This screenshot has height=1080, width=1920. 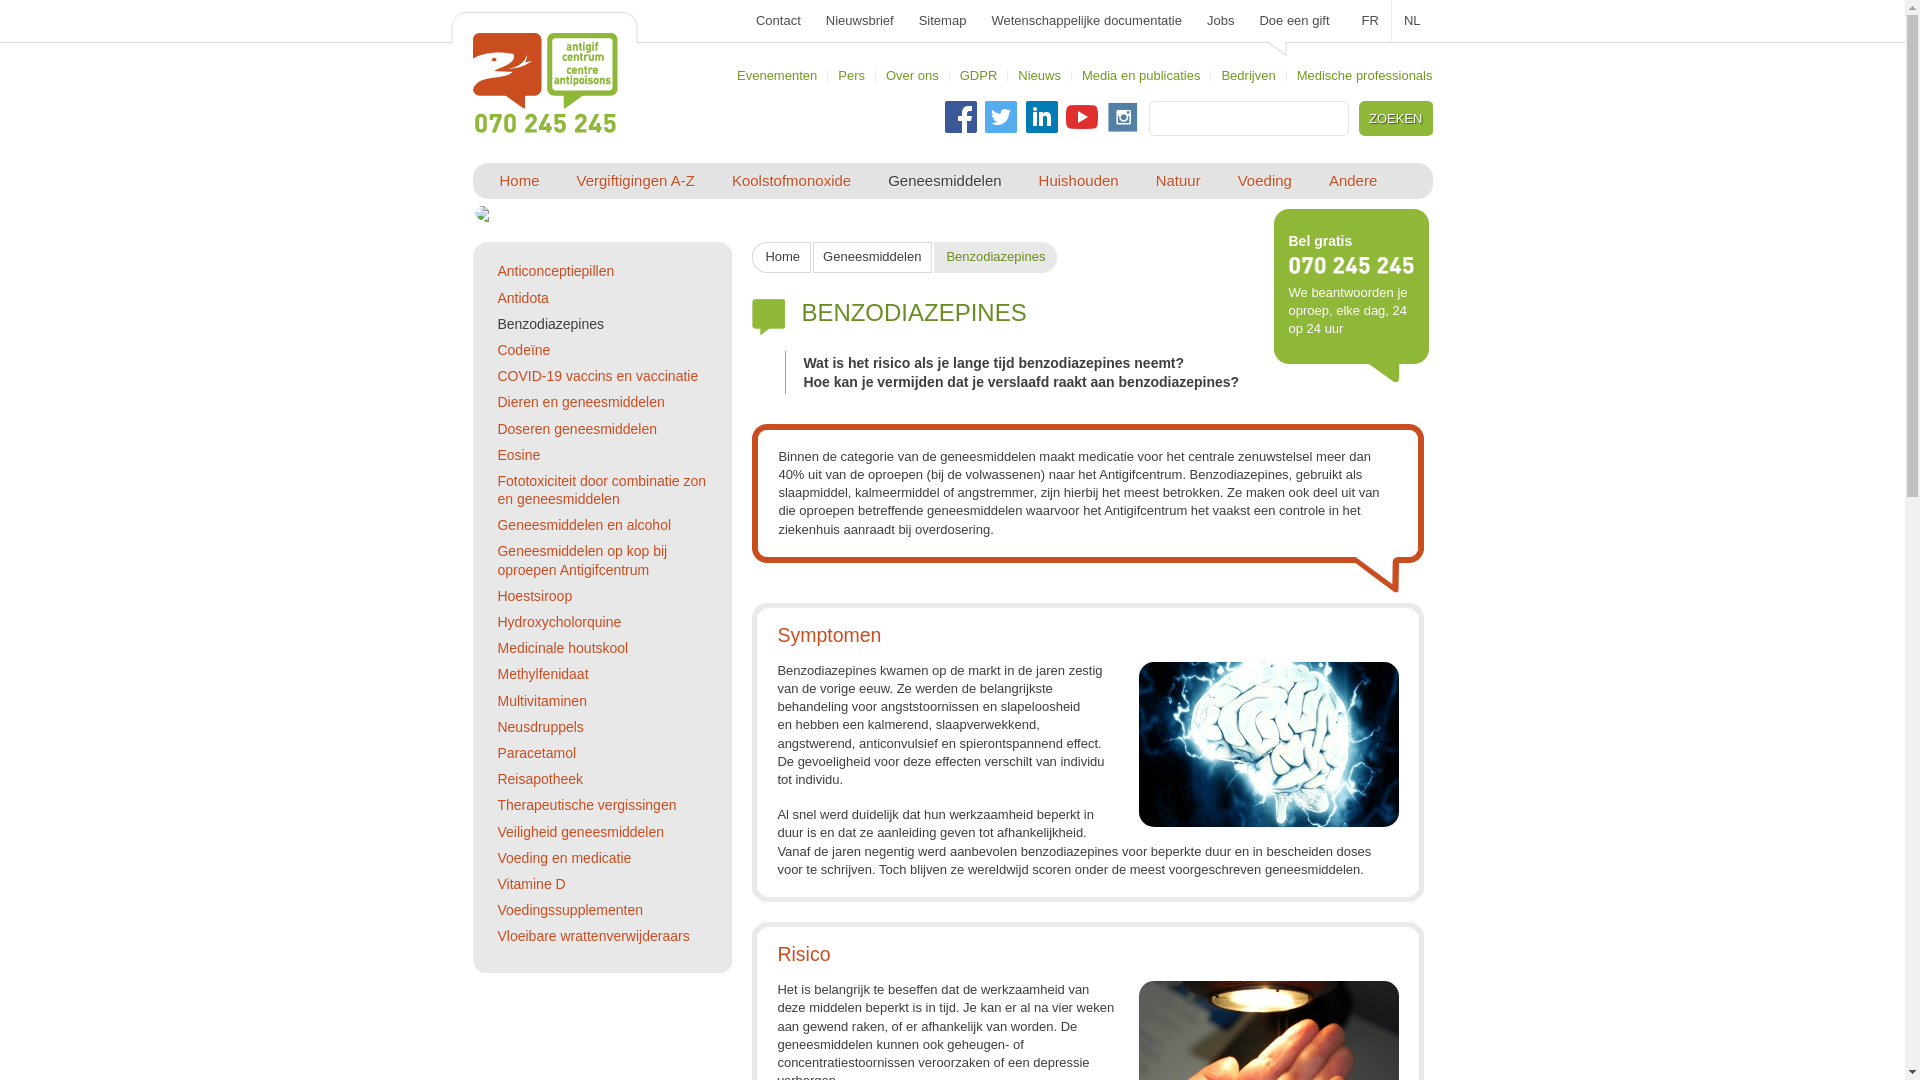 I want to click on 'Geneesmiddelen en alcohol', so click(x=583, y=523).